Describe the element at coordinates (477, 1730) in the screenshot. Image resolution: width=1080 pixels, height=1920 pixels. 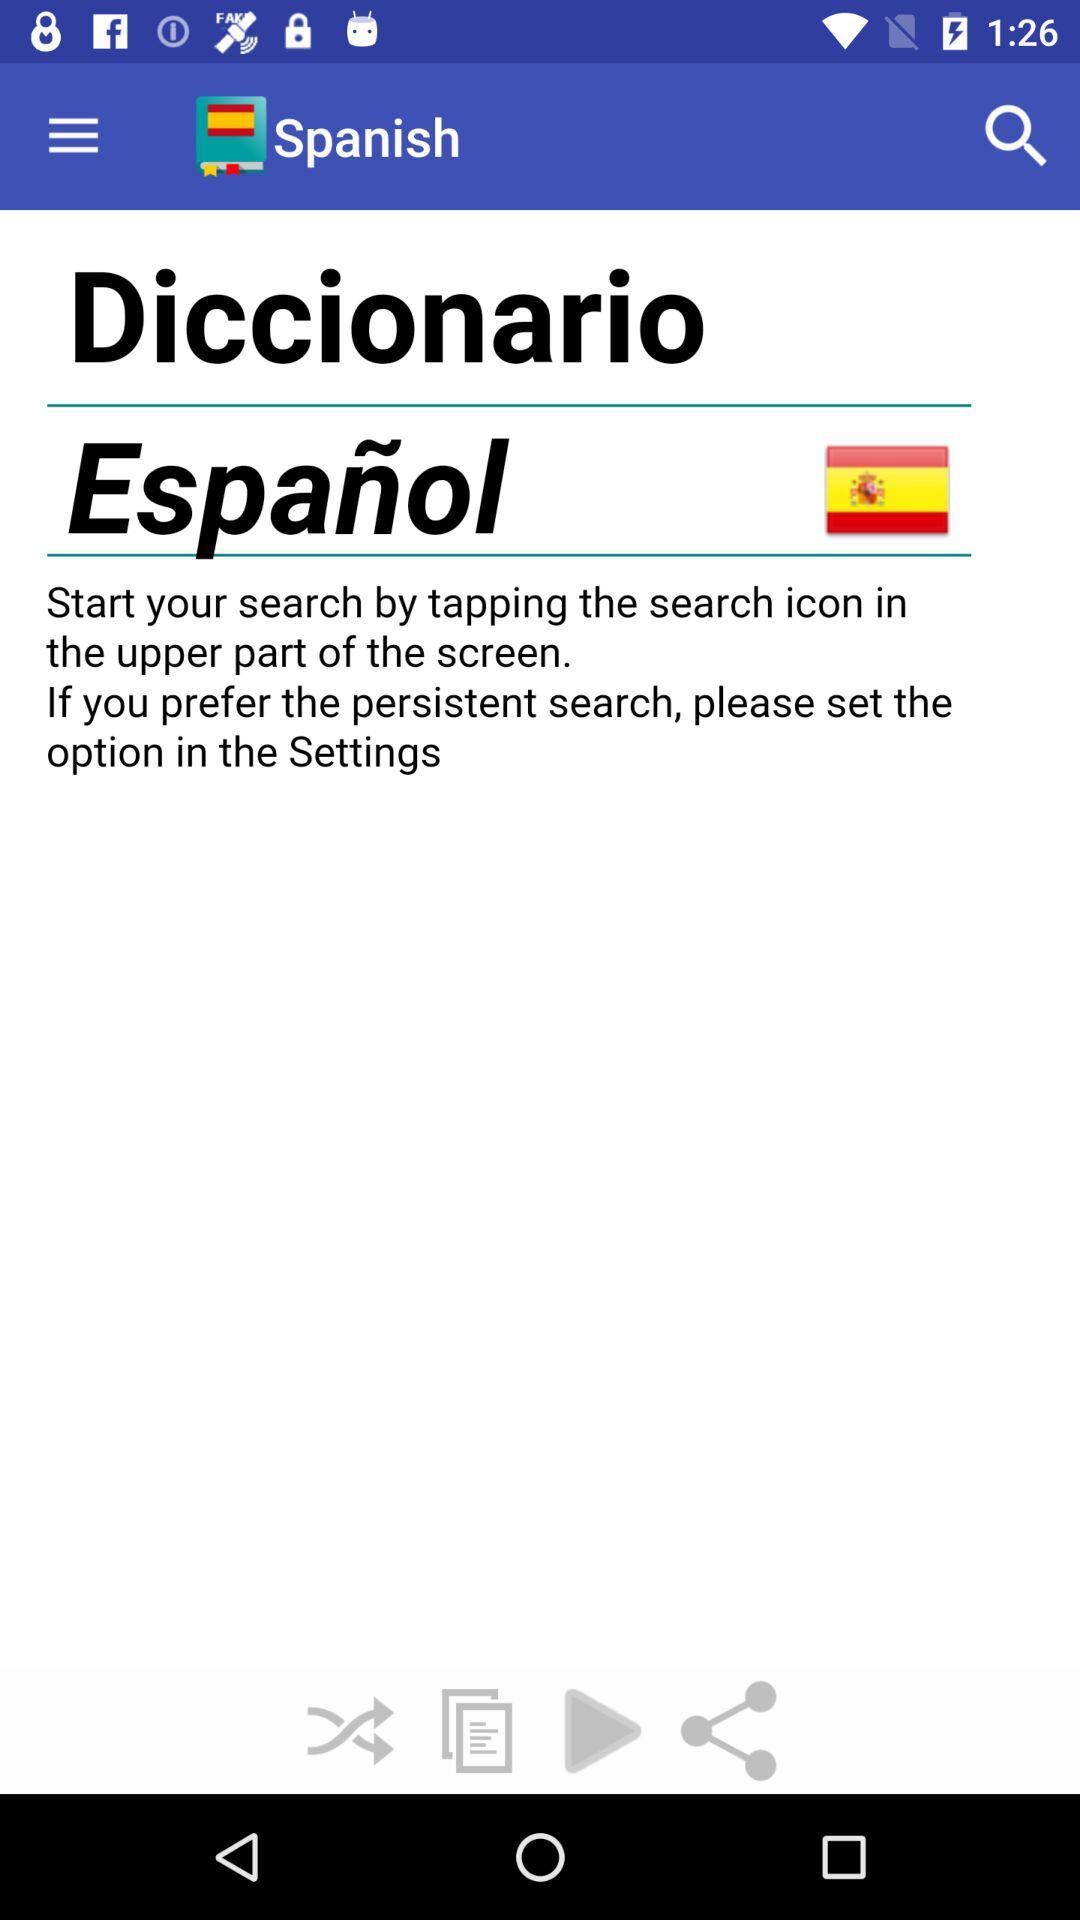
I see `the copy icon` at that location.